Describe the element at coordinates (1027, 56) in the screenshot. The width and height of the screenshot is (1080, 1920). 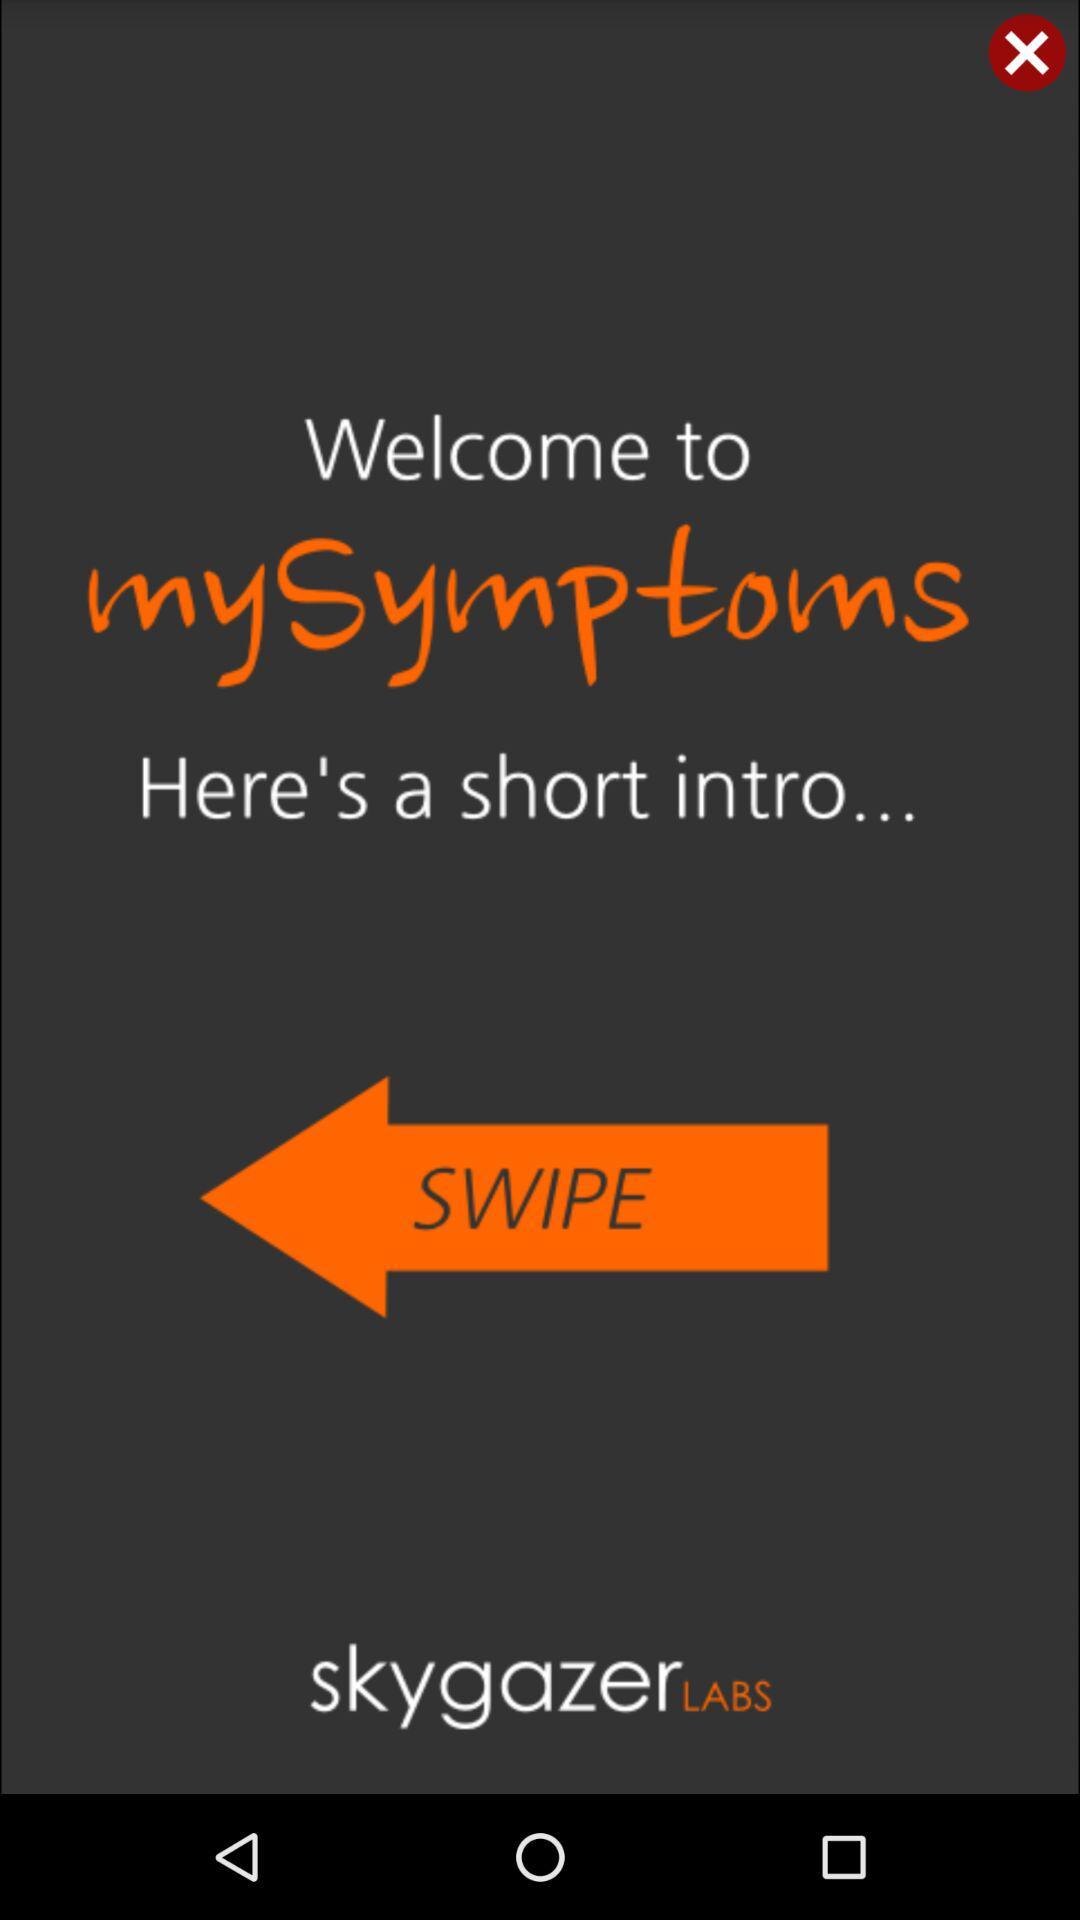
I see `the close icon` at that location.